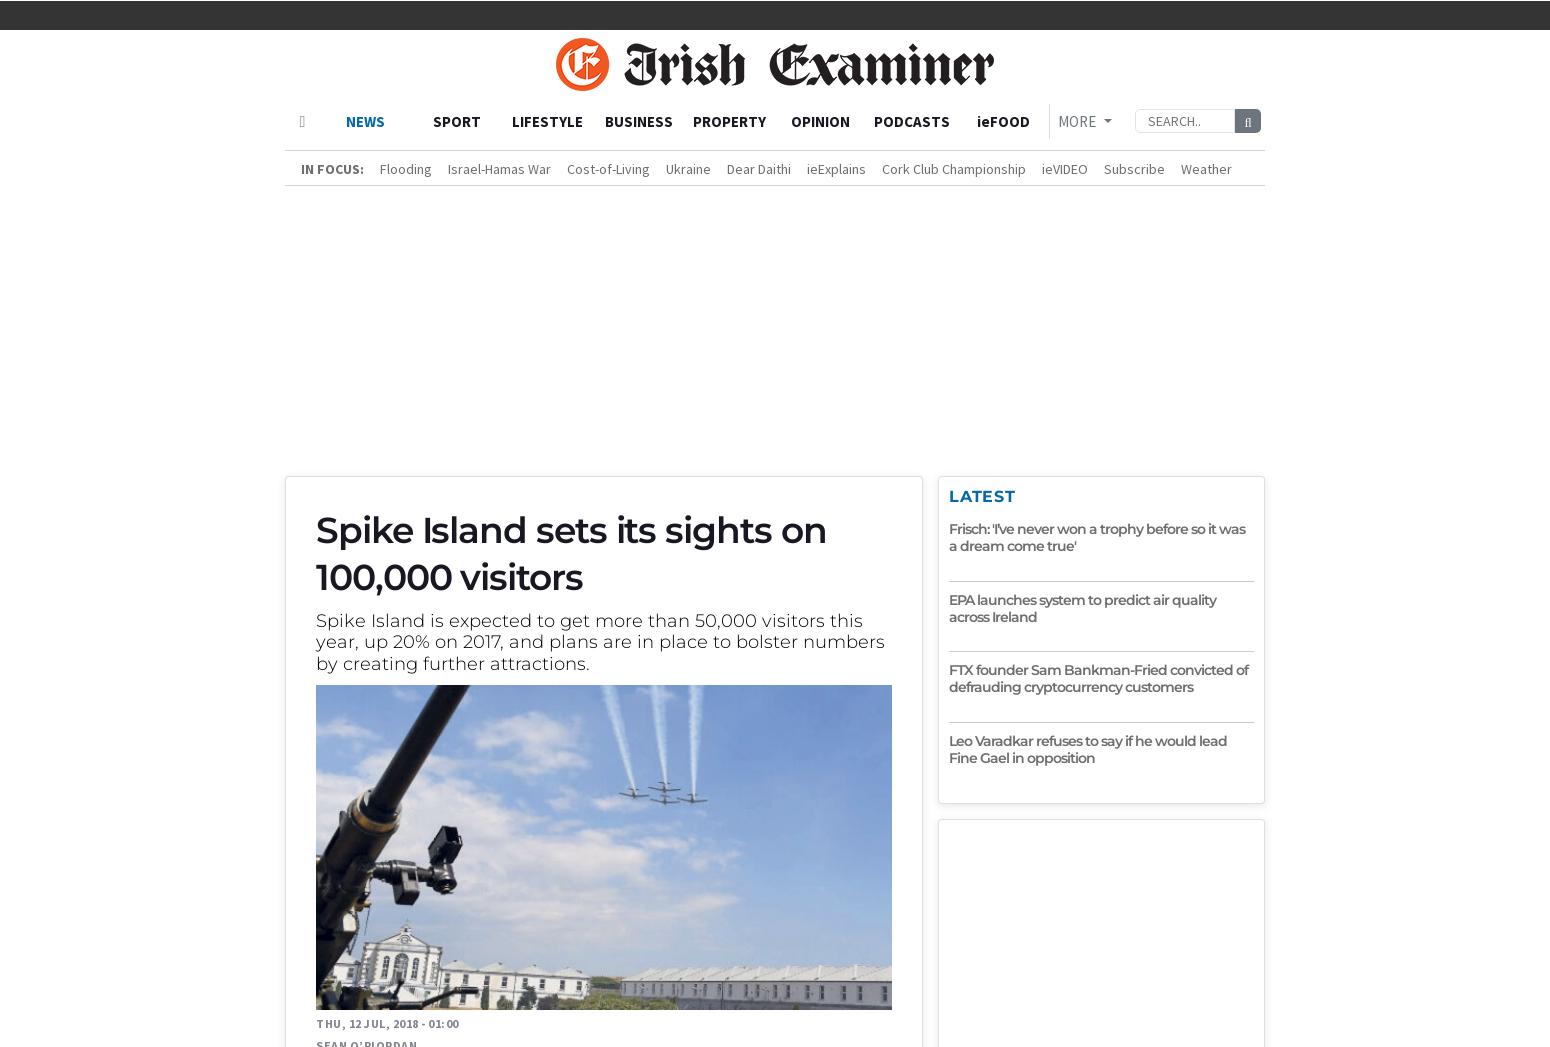 The image size is (1550, 1047). What do you see at coordinates (329, 849) in the screenshot?
I see `'Ashling Murphy trial: Accused says he was ‘not at all’ following woman on day teacher died'` at bounding box center [329, 849].